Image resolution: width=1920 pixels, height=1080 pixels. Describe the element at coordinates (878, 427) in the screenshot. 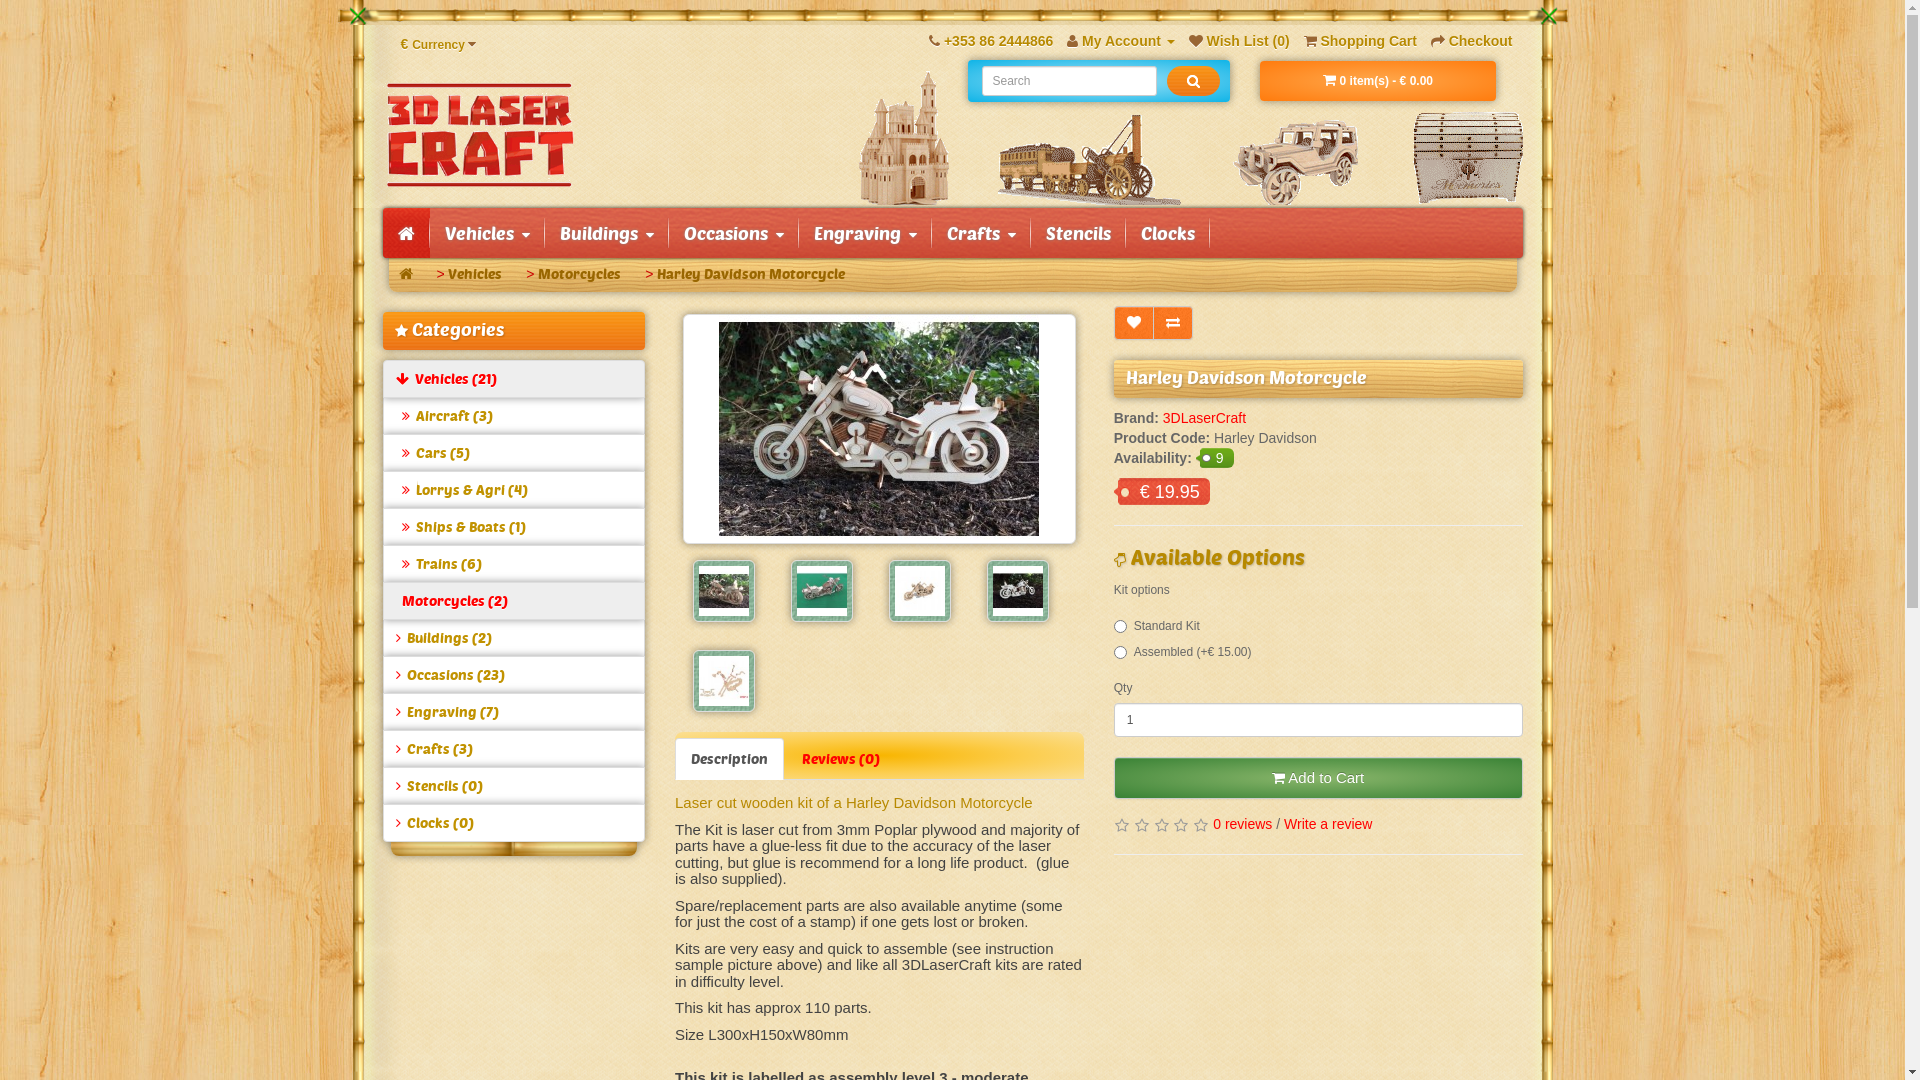

I see `'Harley Davidson Motorcycle'` at that location.